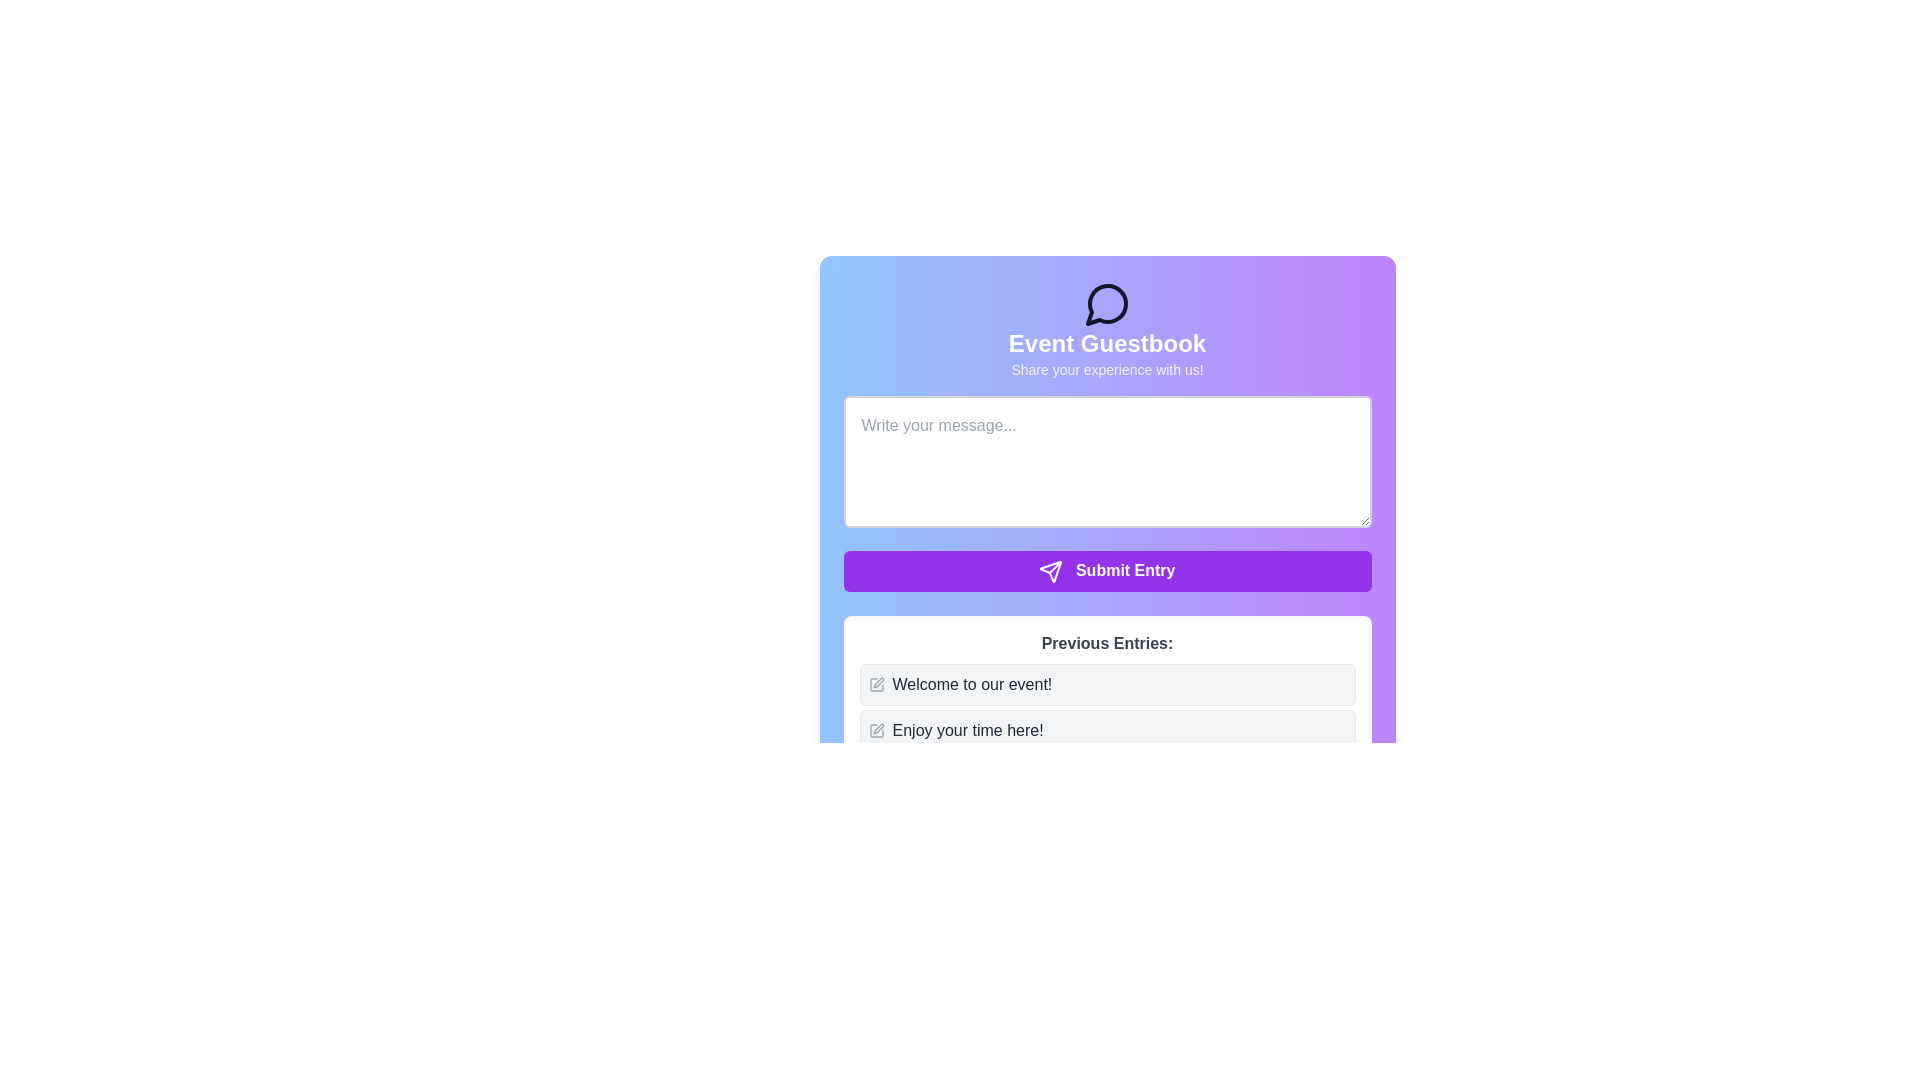  What do you see at coordinates (1106, 342) in the screenshot?
I see `the text label that serves as a header for the section, located at the top-center of the interface, indicating the purpose of the section below` at bounding box center [1106, 342].